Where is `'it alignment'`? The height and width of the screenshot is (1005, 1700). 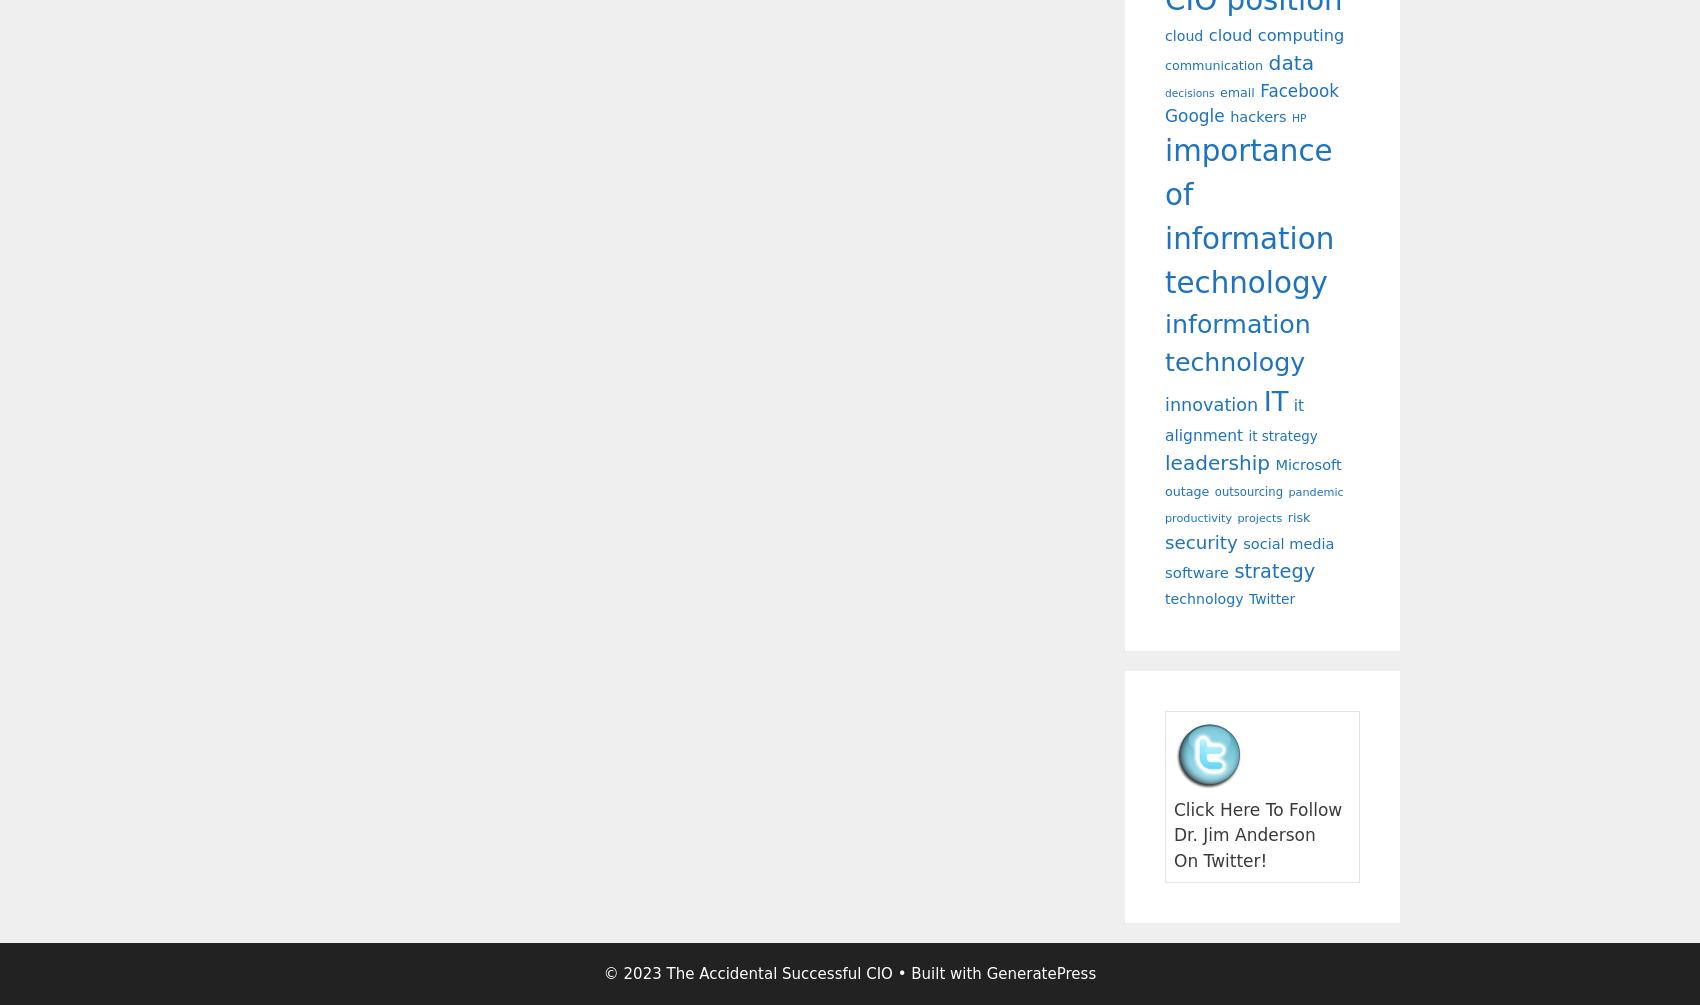
'it alignment' is located at coordinates (1233, 419).